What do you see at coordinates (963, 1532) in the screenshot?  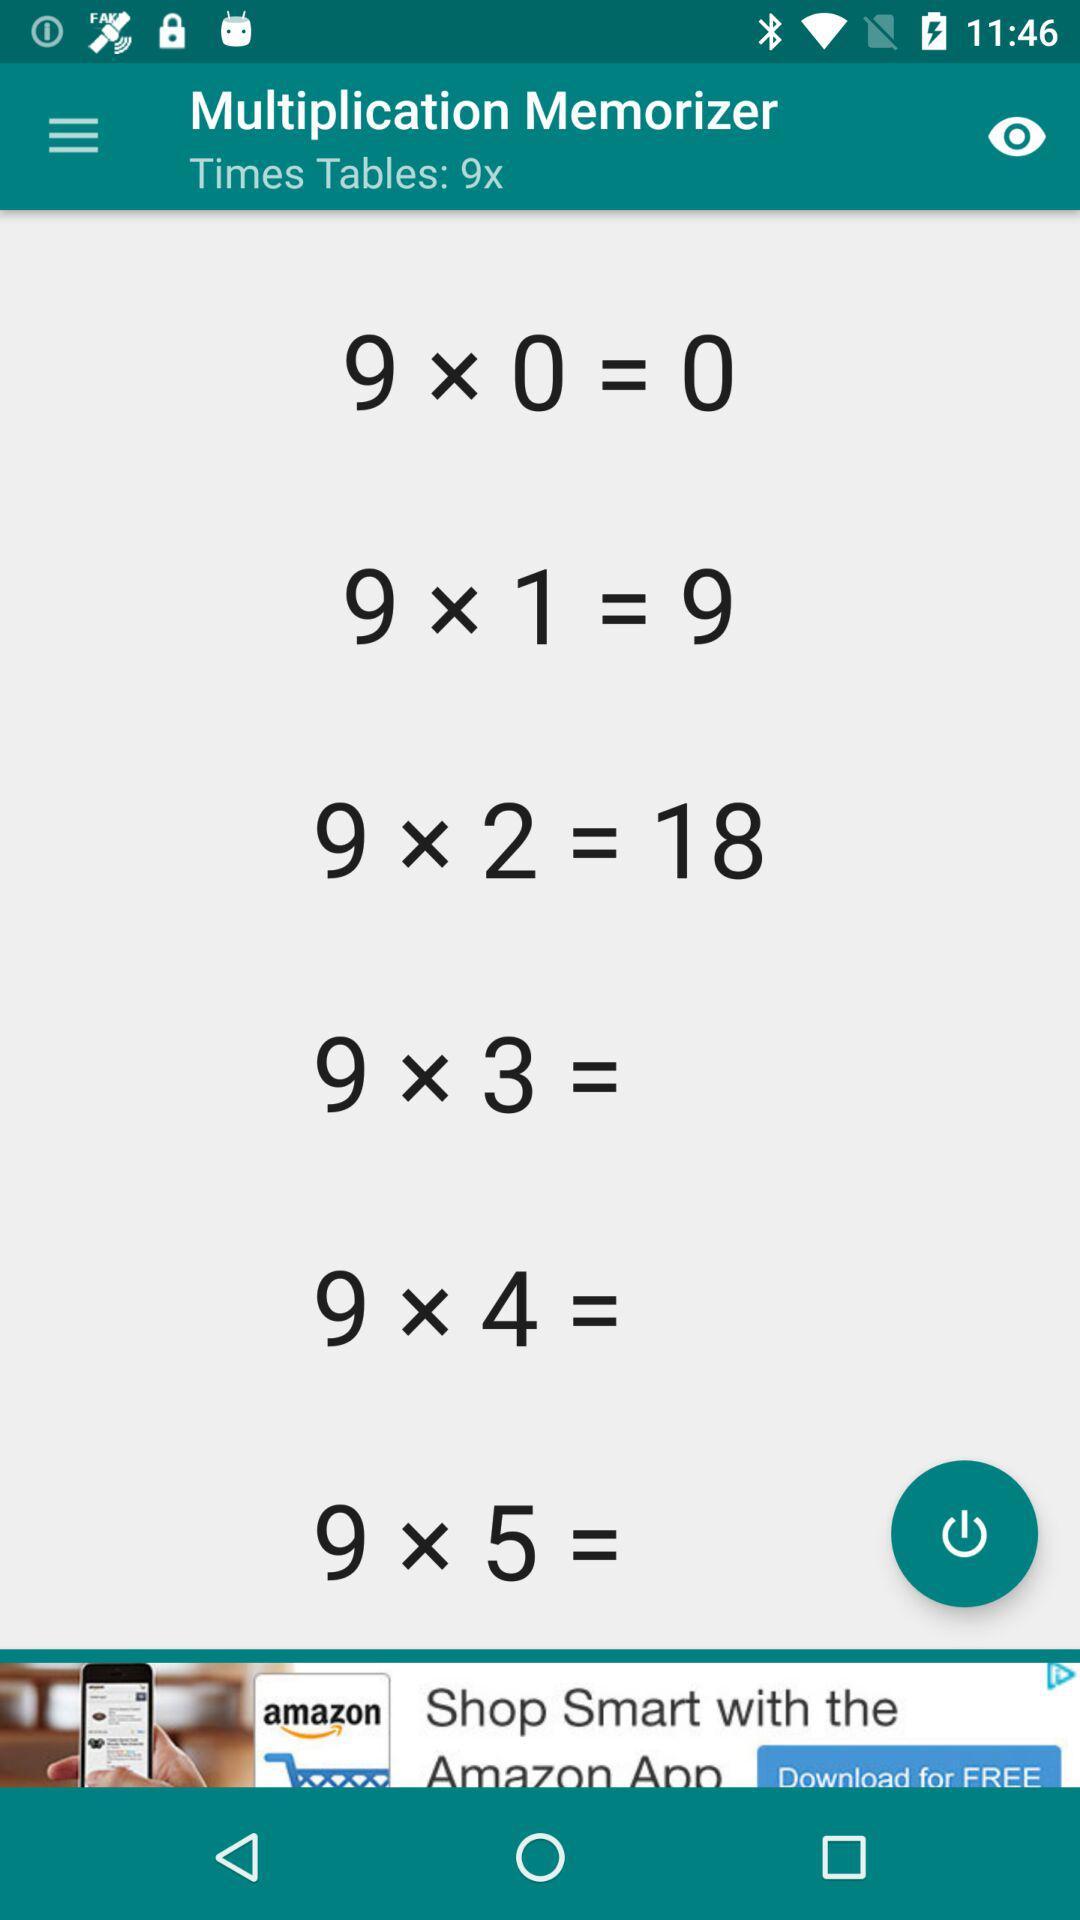 I see `power option` at bounding box center [963, 1532].